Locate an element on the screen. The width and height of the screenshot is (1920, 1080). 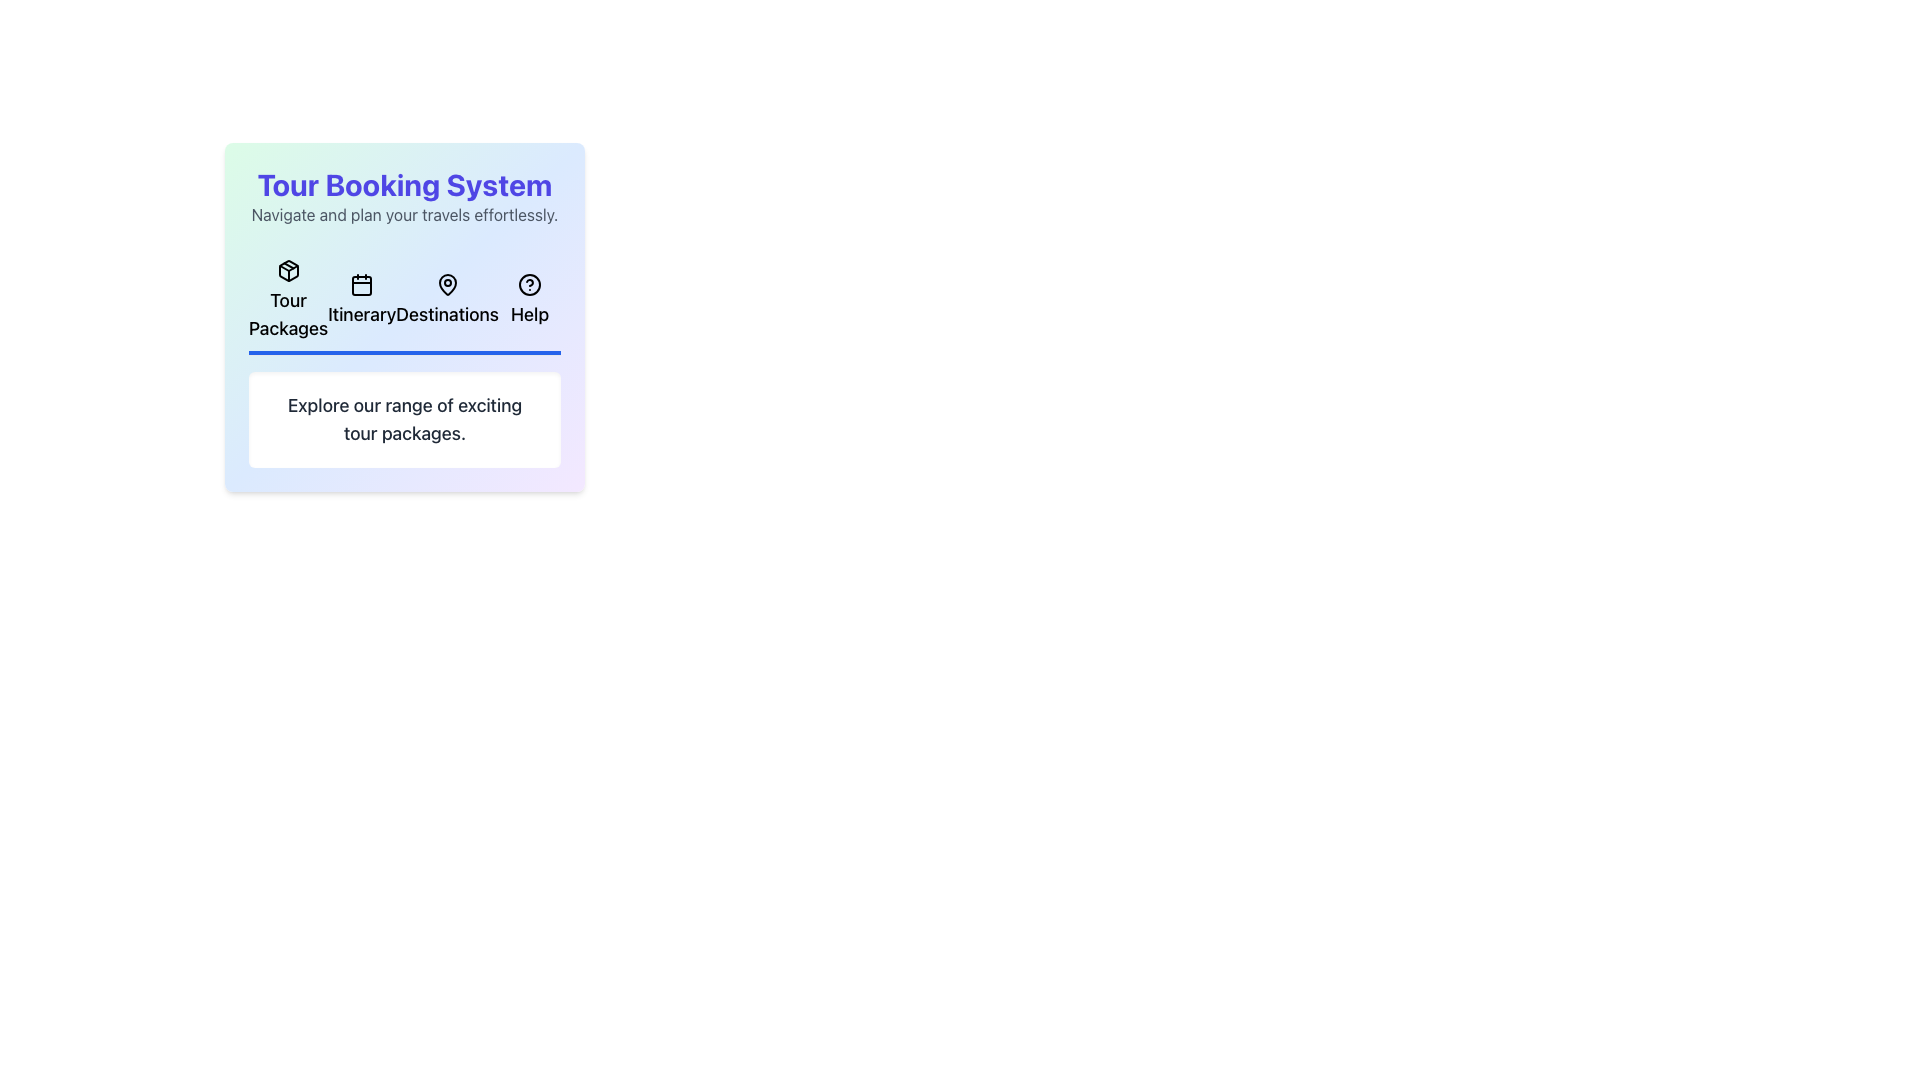
the Text label in the navigation tab that leads to the itinerary section, which is the second option between 'Tour Packages' and 'Destinations' is located at coordinates (362, 314).